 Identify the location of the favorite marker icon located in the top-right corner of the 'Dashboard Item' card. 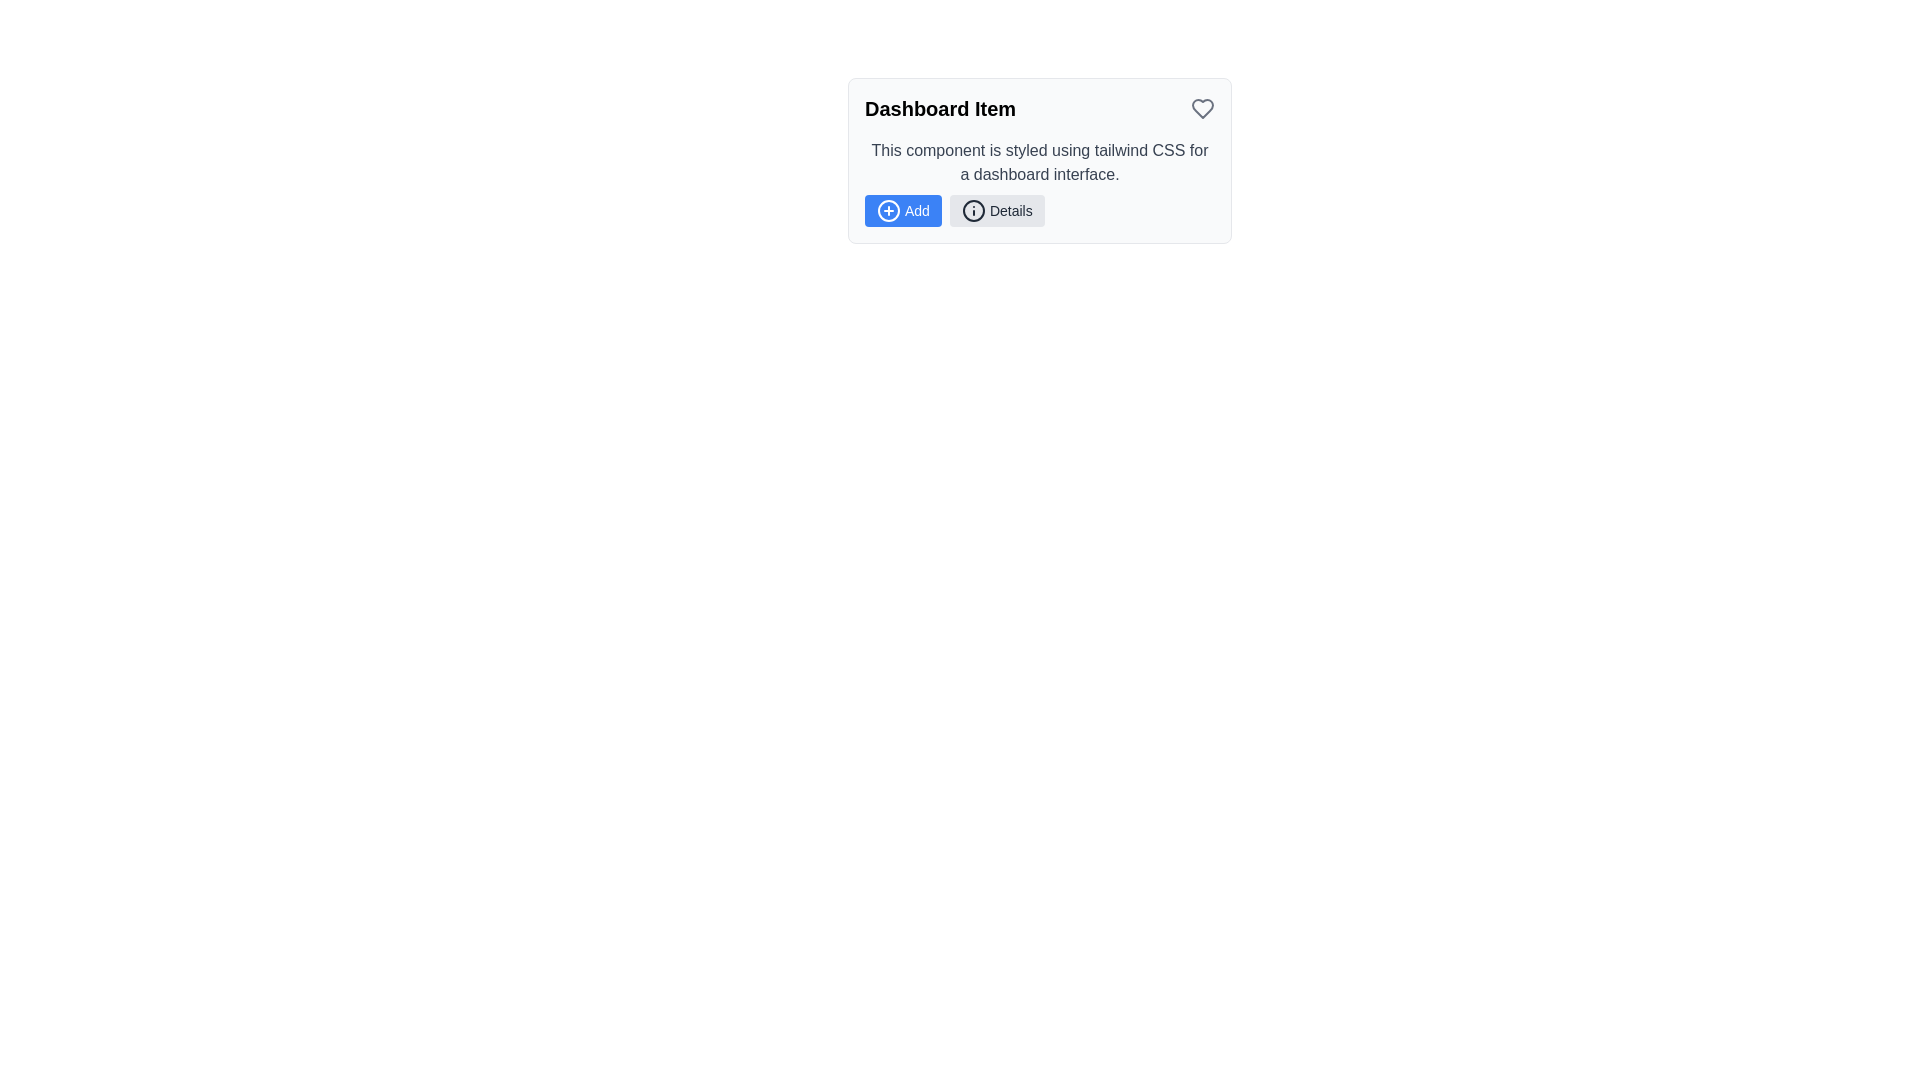
(1202, 108).